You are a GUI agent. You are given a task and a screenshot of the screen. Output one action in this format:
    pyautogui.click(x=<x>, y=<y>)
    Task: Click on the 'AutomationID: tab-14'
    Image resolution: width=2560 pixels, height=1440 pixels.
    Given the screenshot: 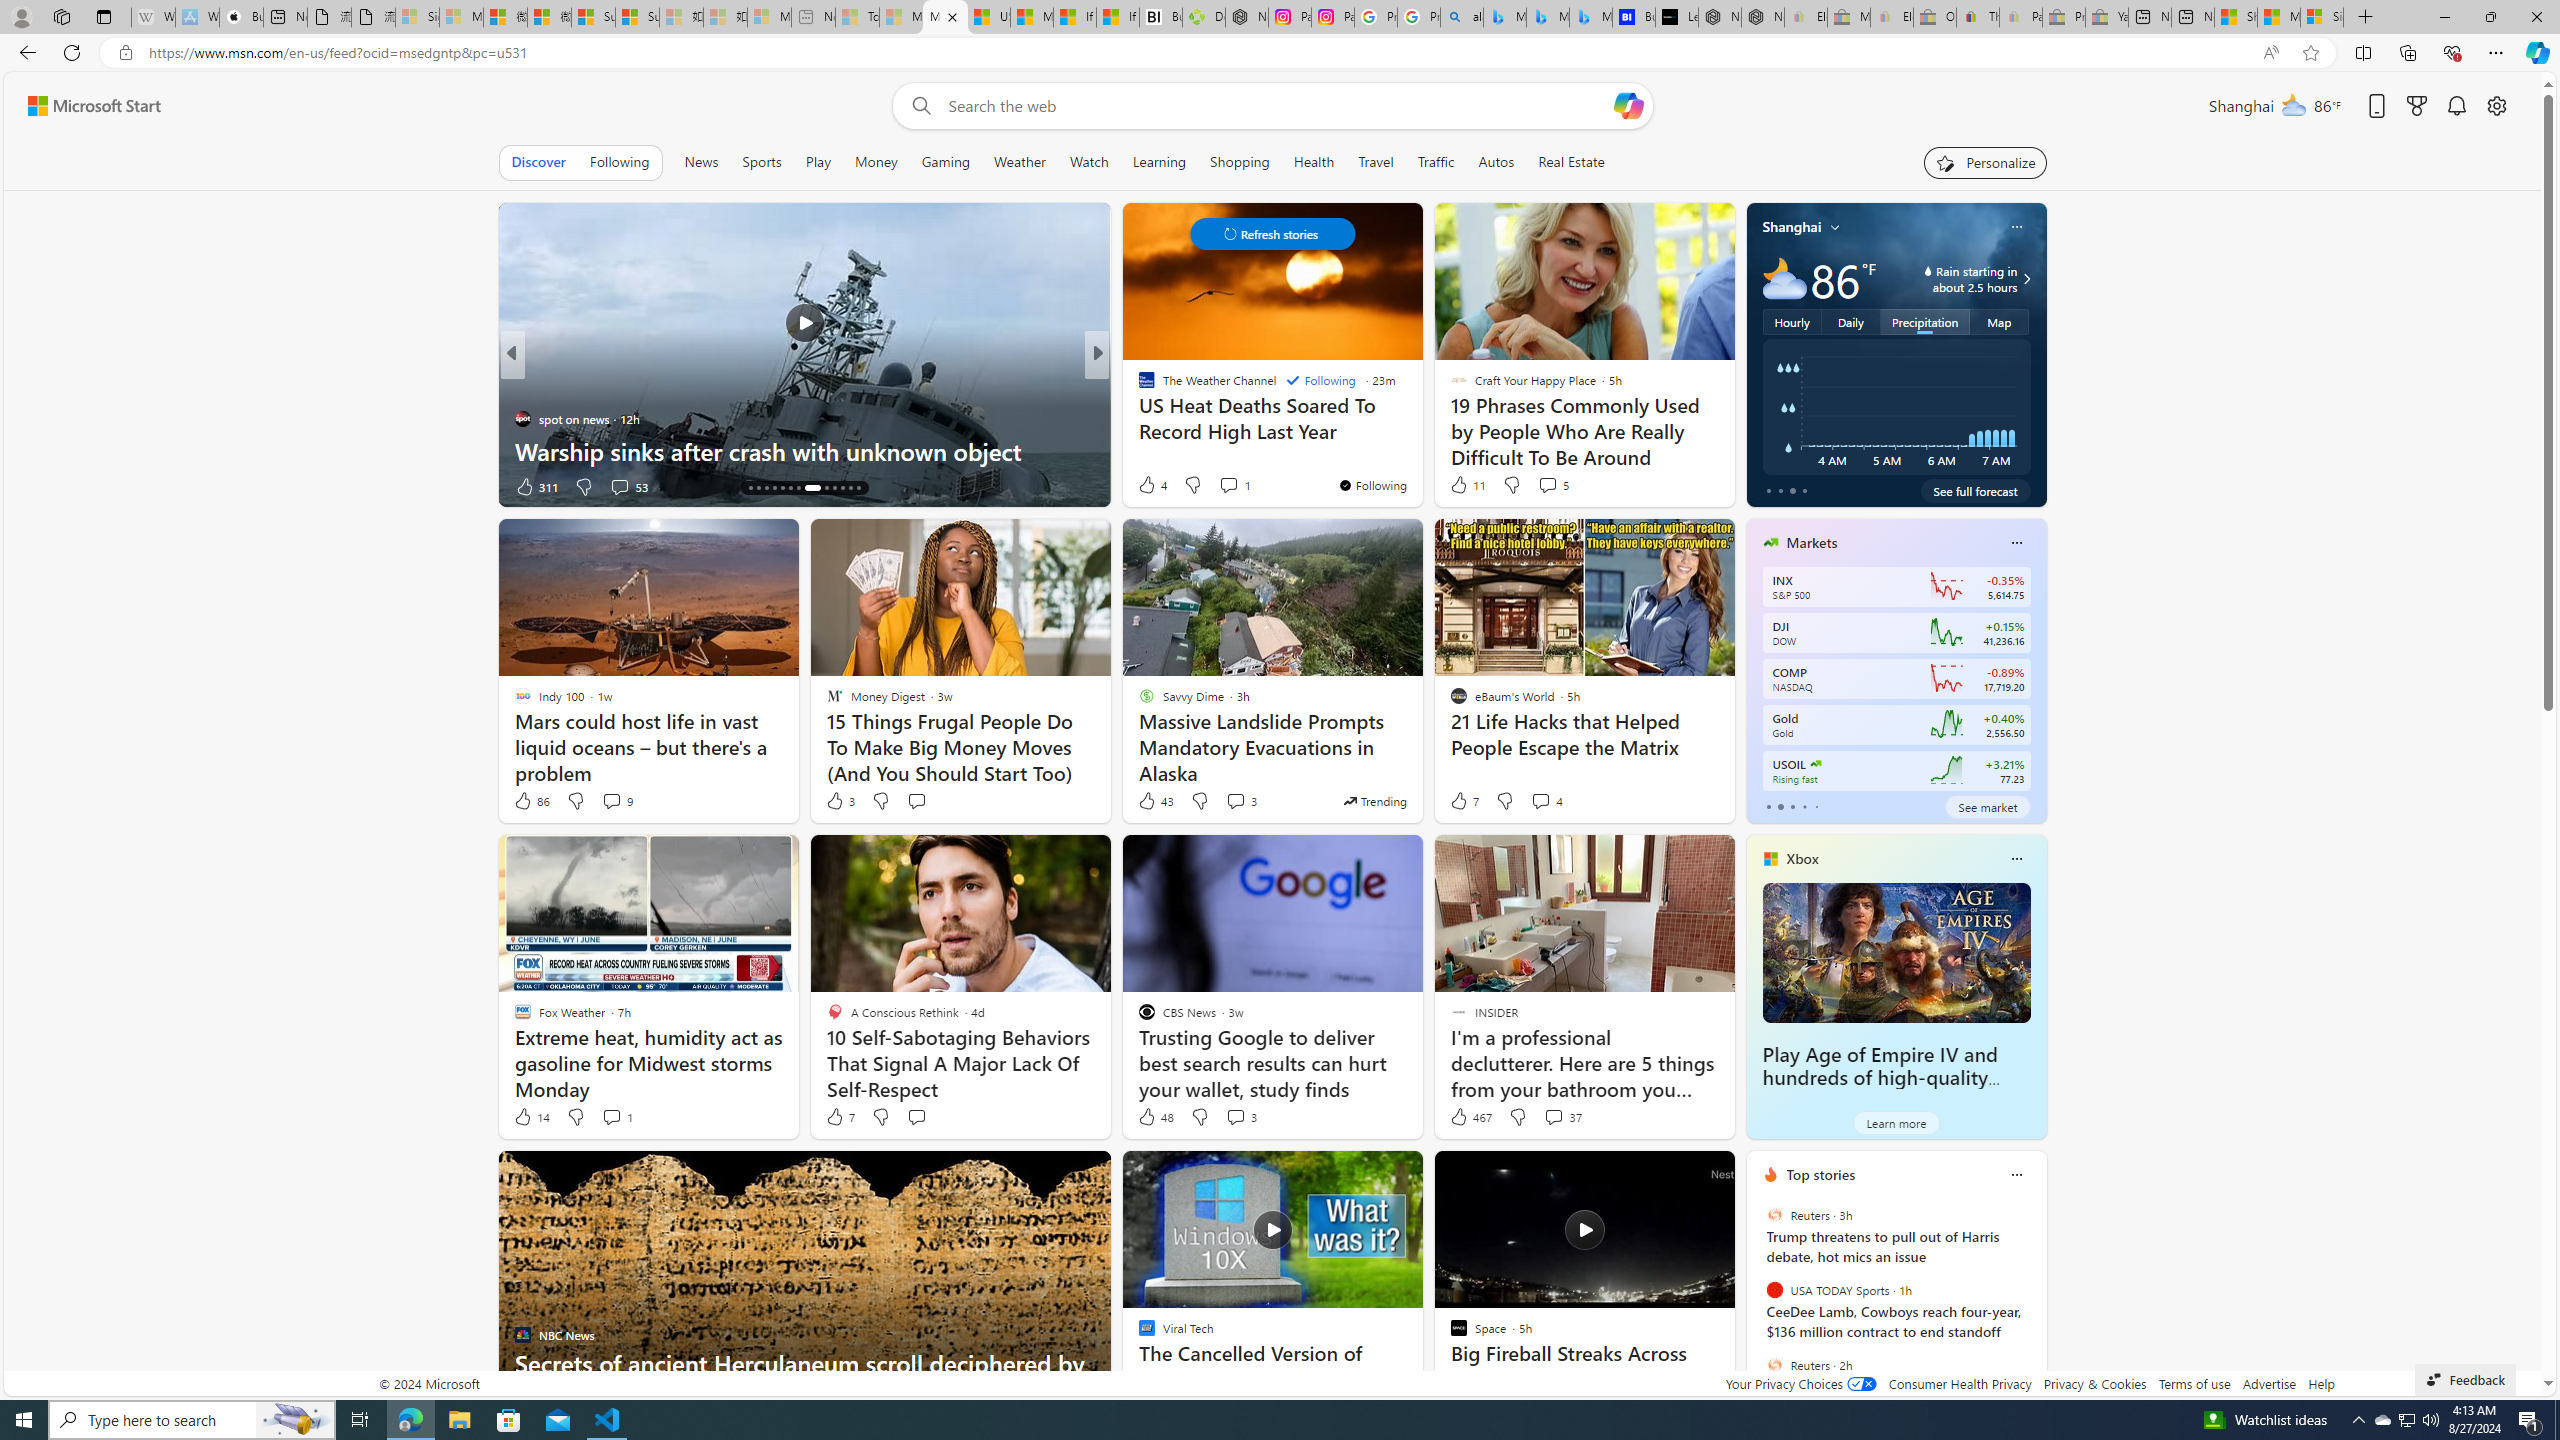 What is the action you would take?
    pyautogui.click(x=750, y=487)
    